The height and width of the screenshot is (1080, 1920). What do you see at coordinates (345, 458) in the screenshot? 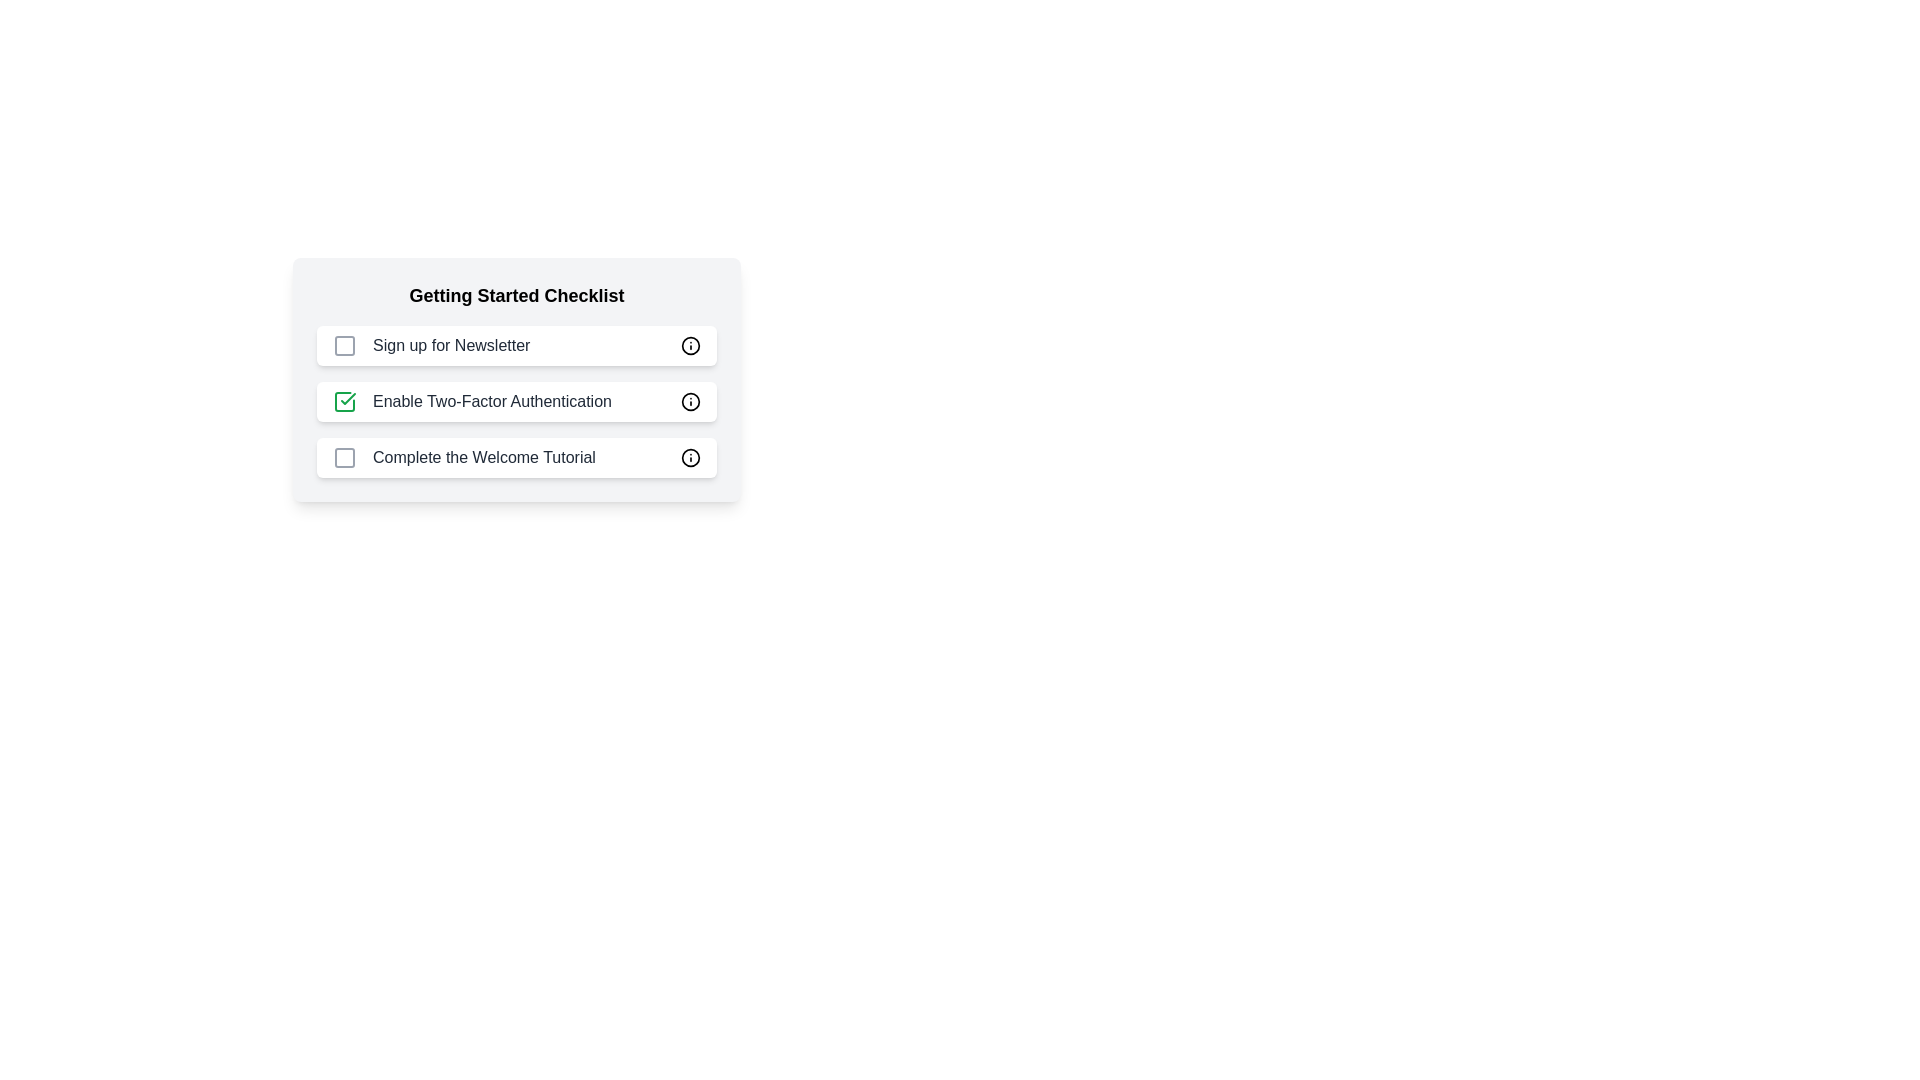
I see `the checkbox for 'Complete the Welcome Tutorial' in the Getting Started Checklist to mark the task as complete` at bounding box center [345, 458].